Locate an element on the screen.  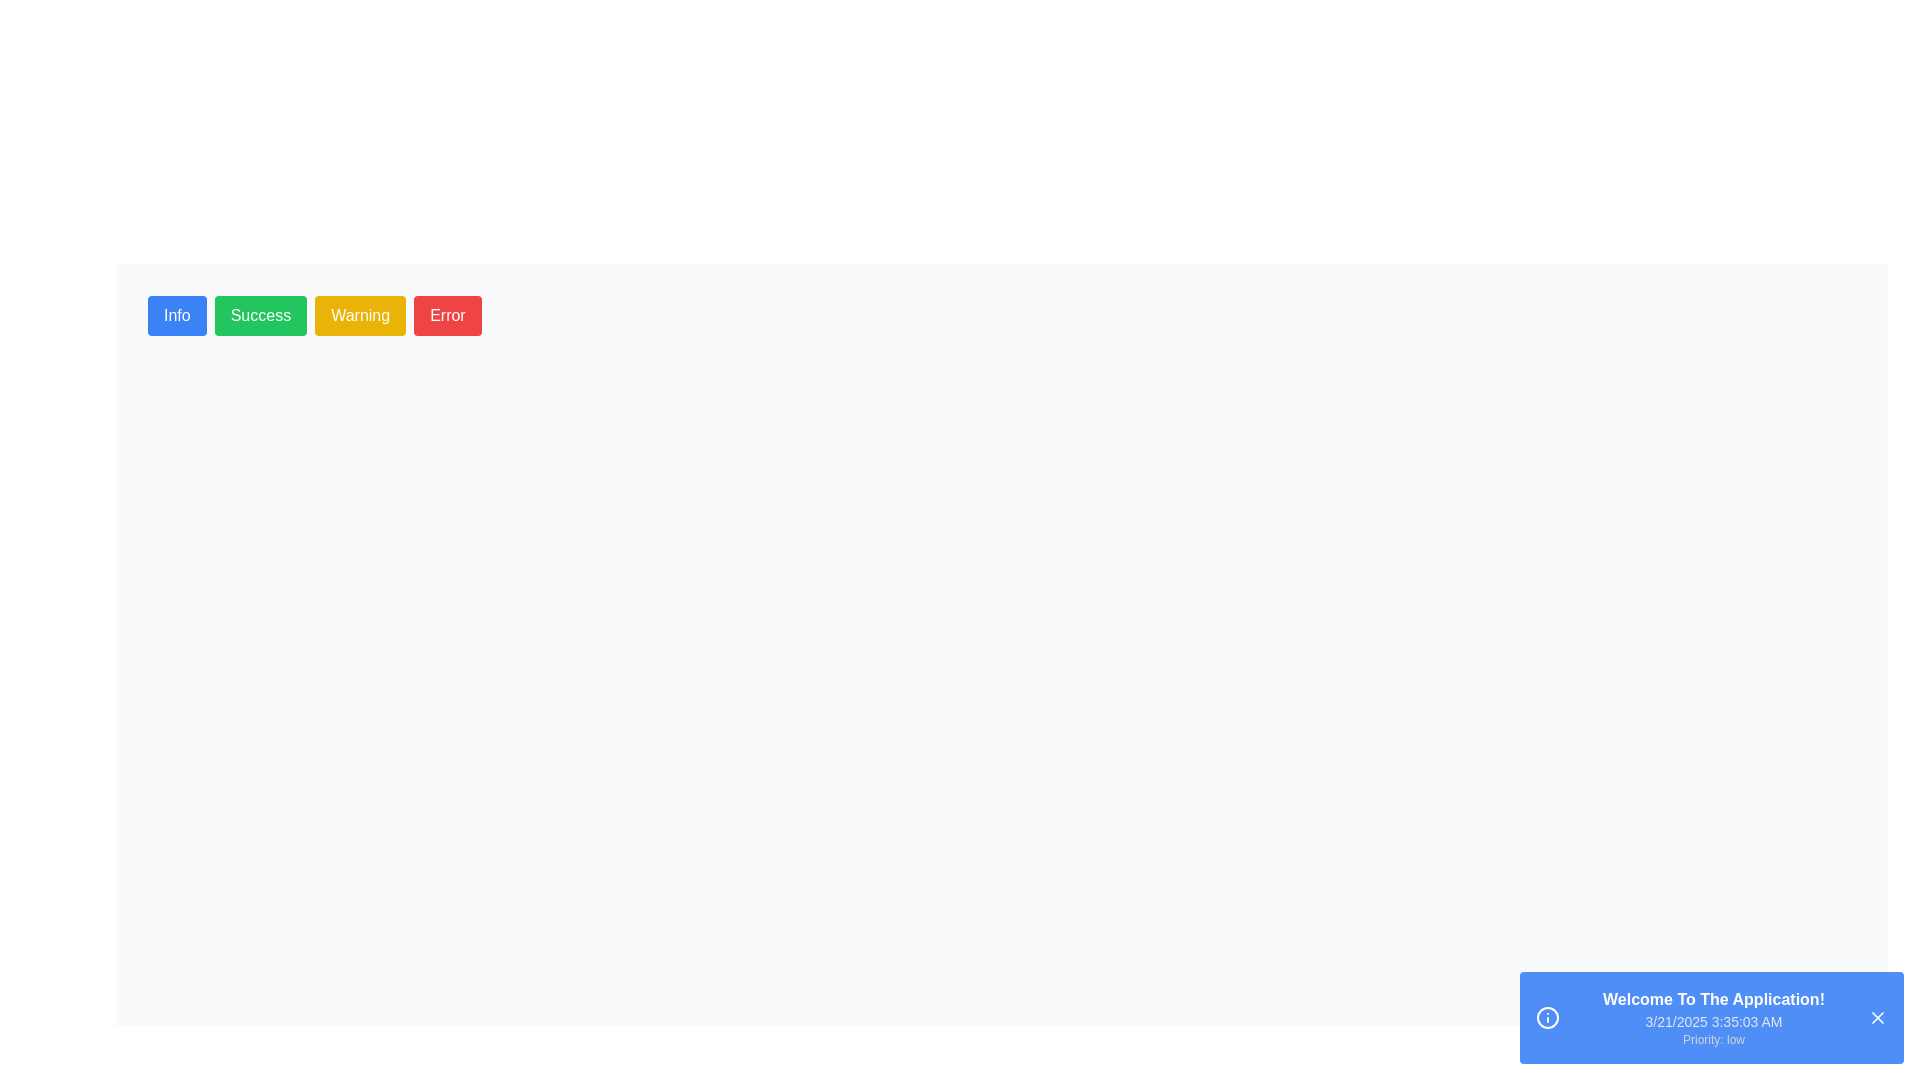
the 'Error' button, which is the fourth button from the left in a horizontal group of four buttons, featuring white text on a red background is located at coordinates (446, 315).